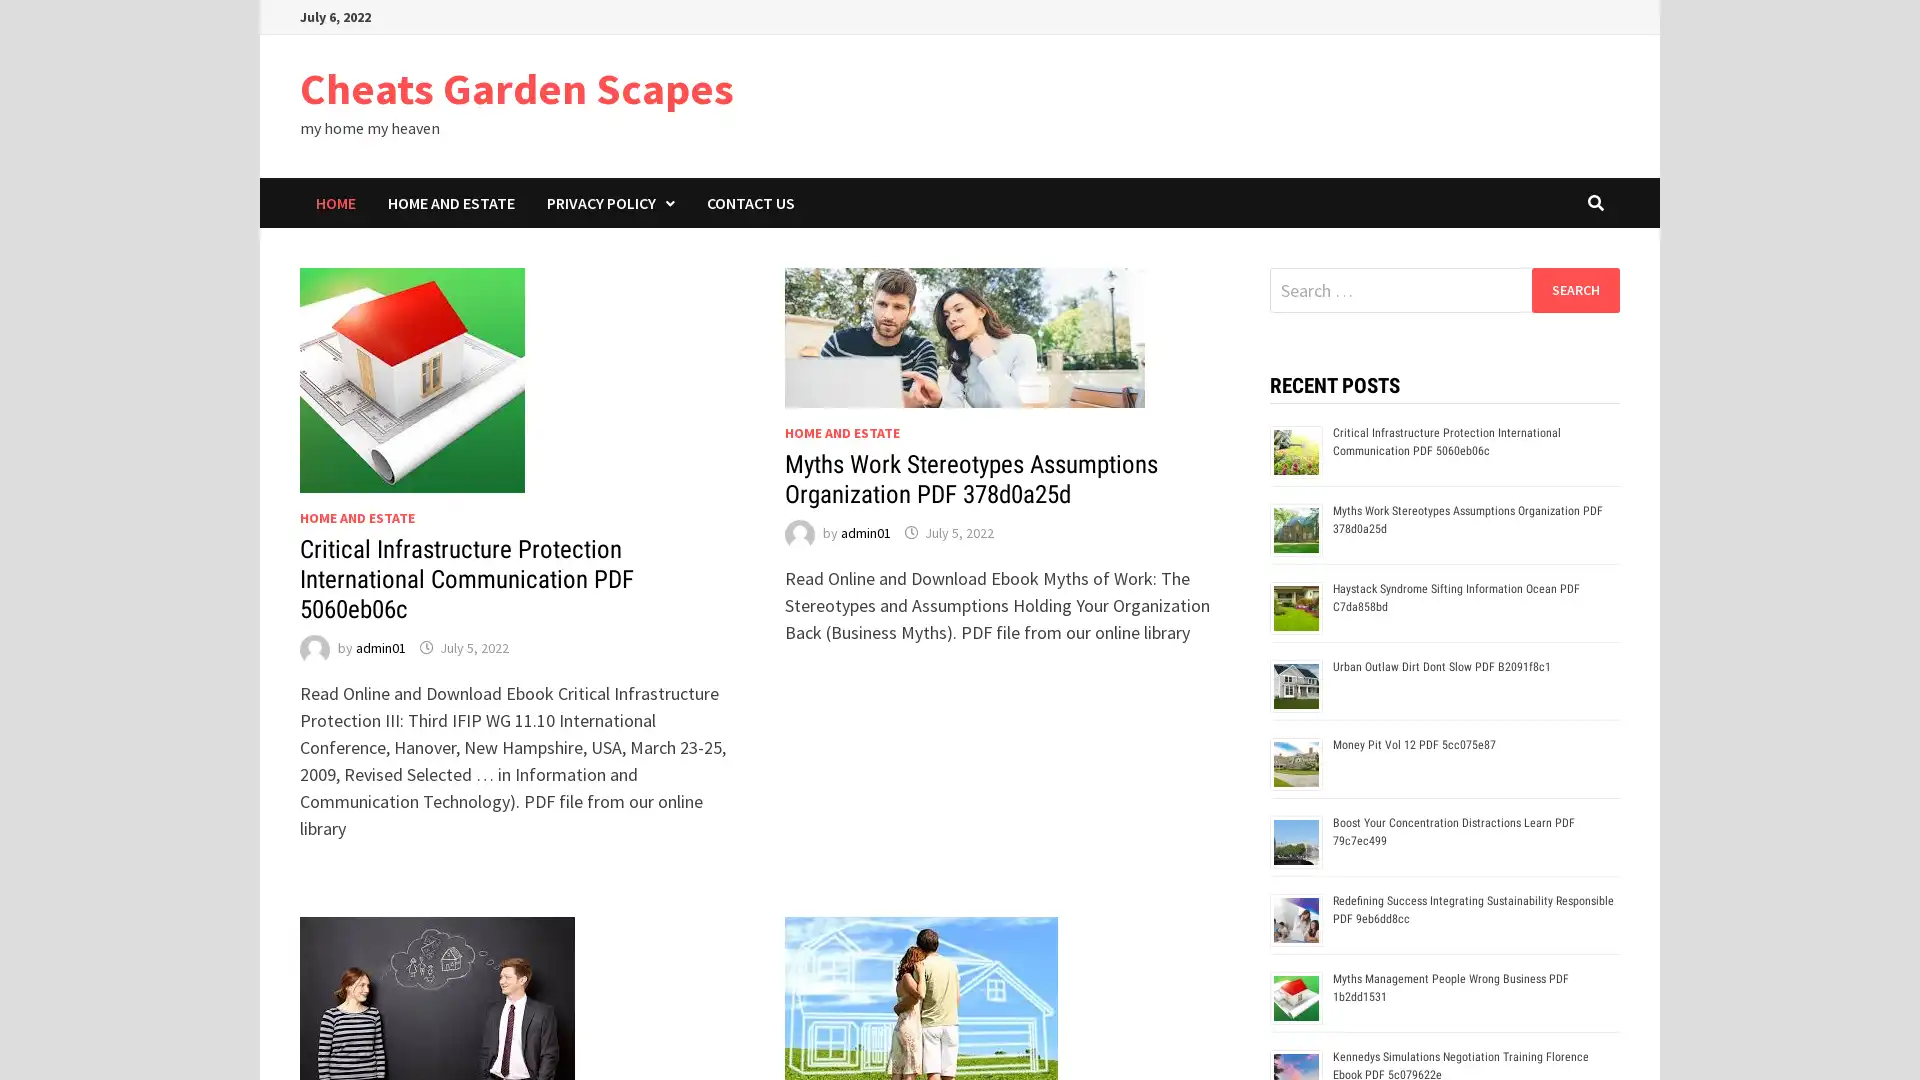  What do you see at coordinates (1574, 289) in the screenshot?
I see `Search` at bounding box center [1574, 289].